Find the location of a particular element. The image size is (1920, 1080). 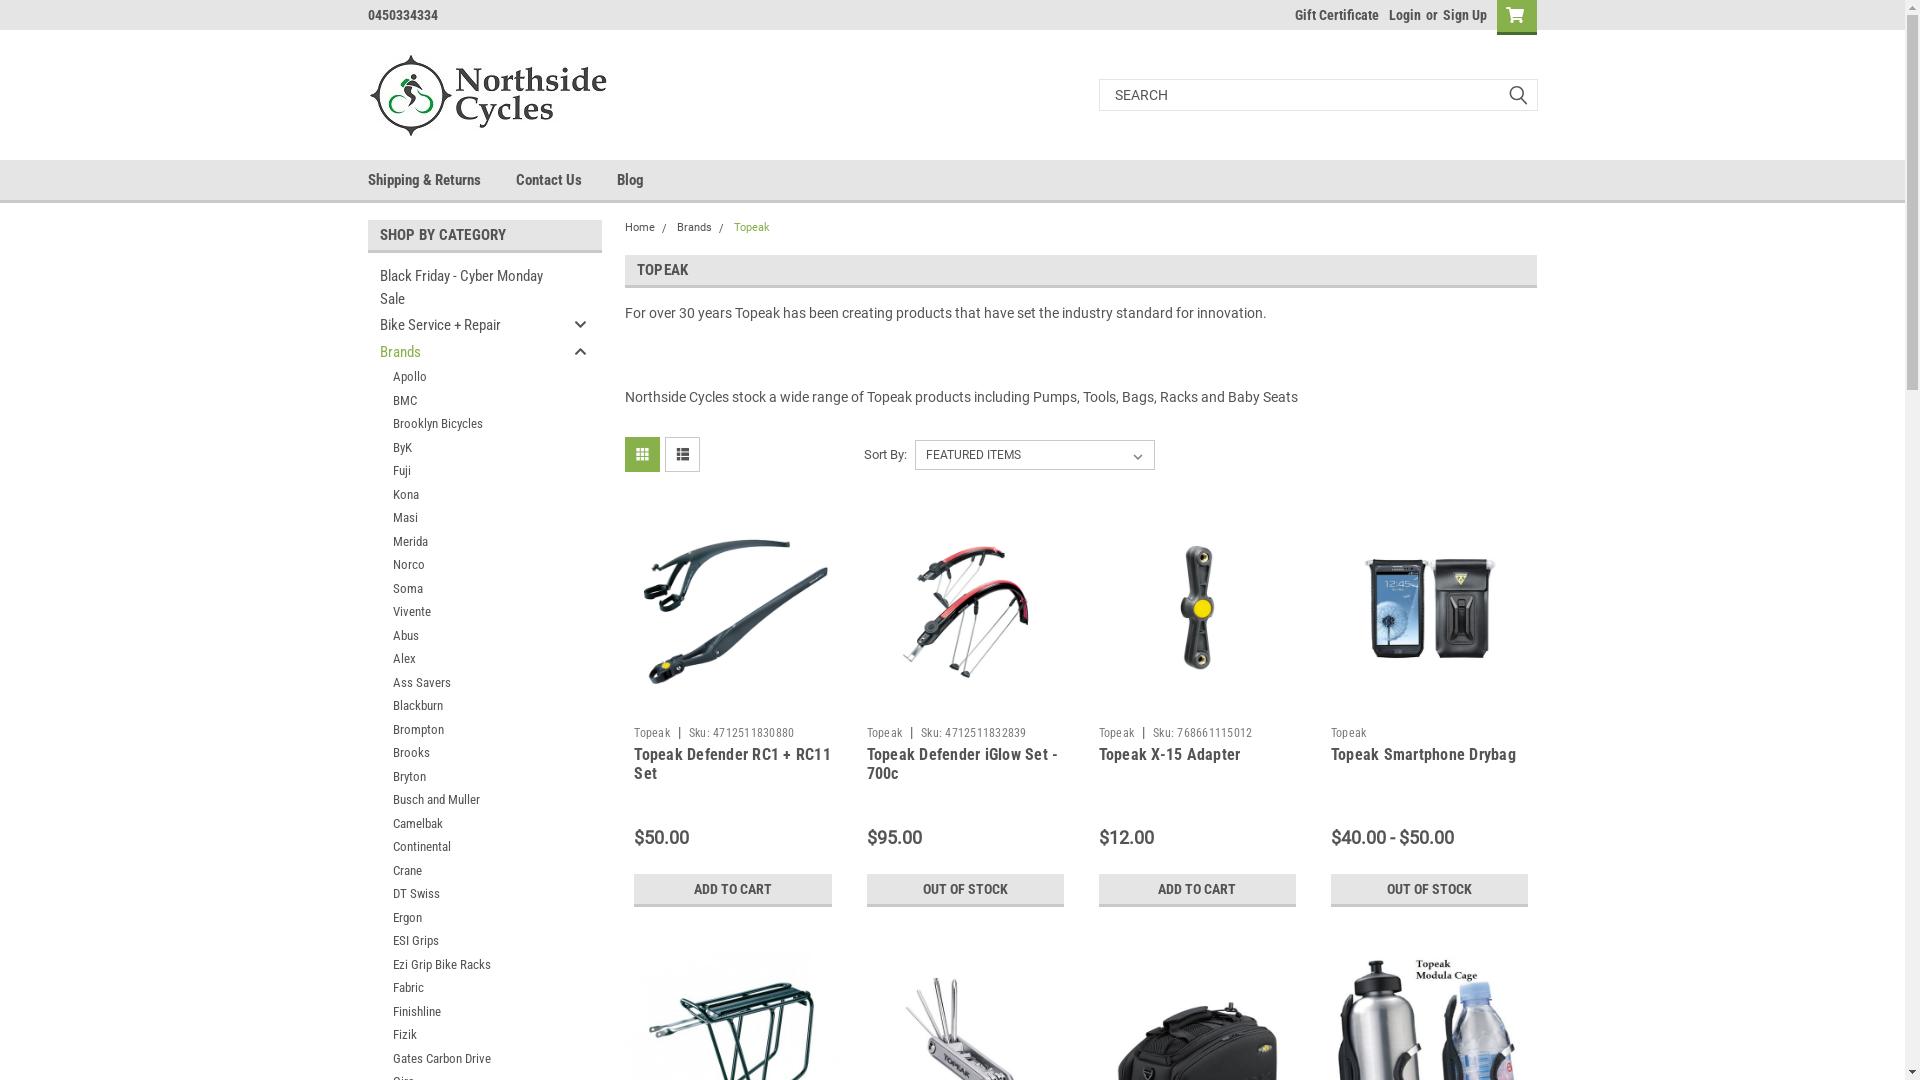

'ADD TO CART' is located at coordinates (1197, 889).